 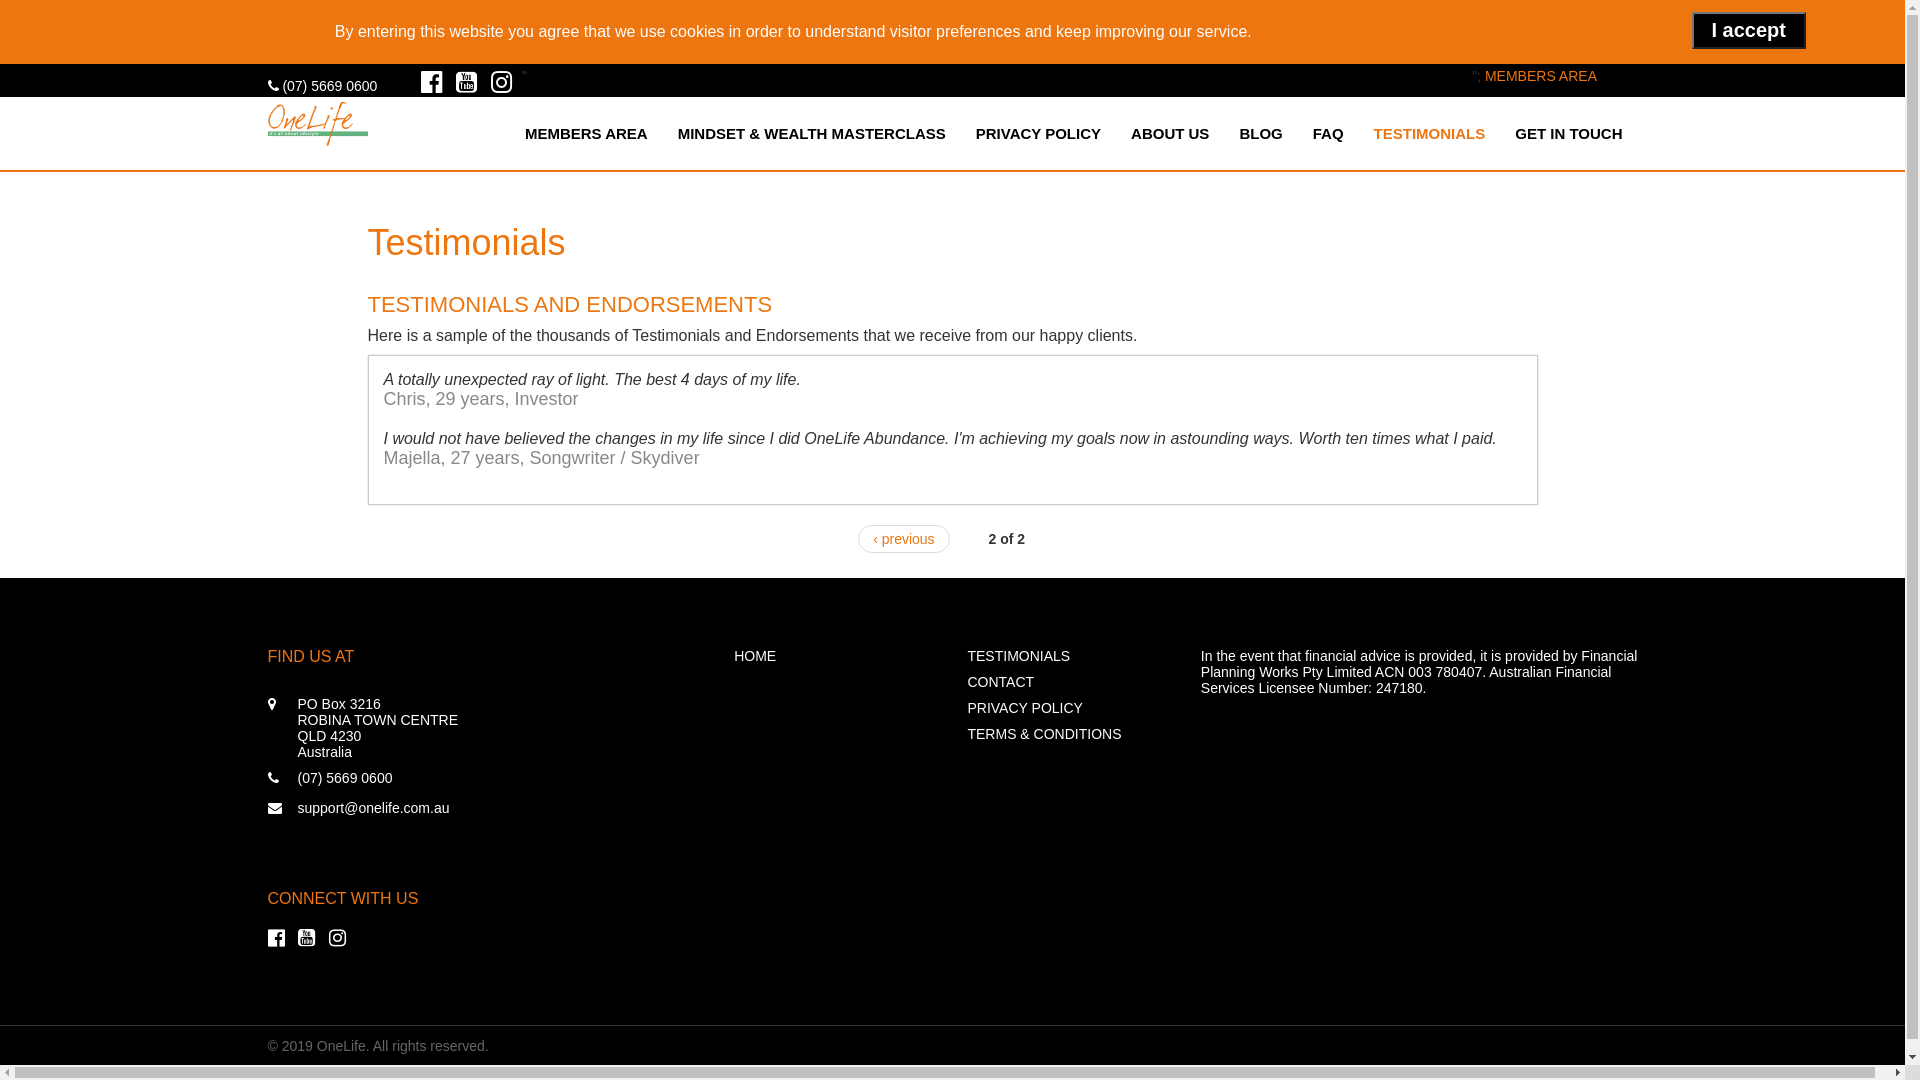 I want to click on 'PRIVACY POLICY', so click(x=966, y=707).